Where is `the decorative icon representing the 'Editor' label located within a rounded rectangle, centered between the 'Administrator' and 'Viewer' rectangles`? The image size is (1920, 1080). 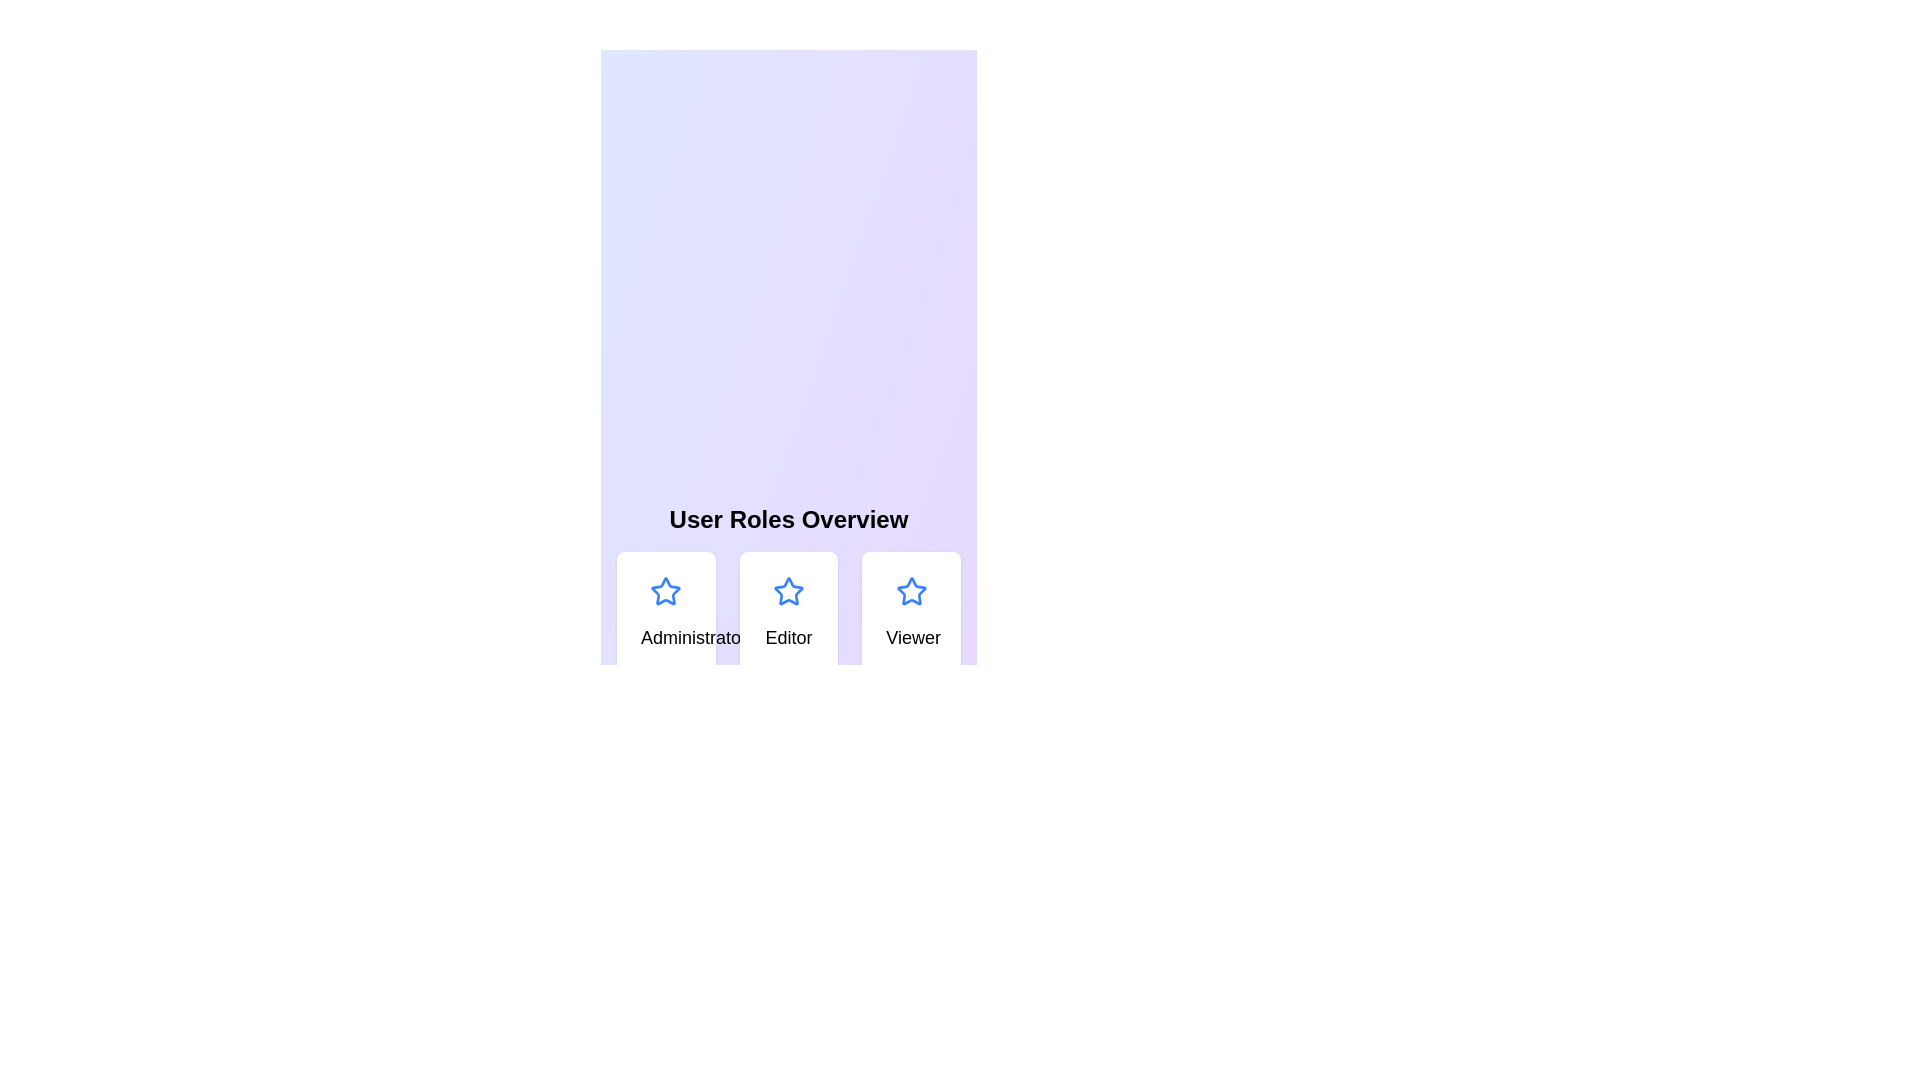 the decorative icon representing the 'Editor' label located within a rounded rectangle, centered between the 'Administrator' and 'Viewer' rectangles is located at coordinates (787, 590).